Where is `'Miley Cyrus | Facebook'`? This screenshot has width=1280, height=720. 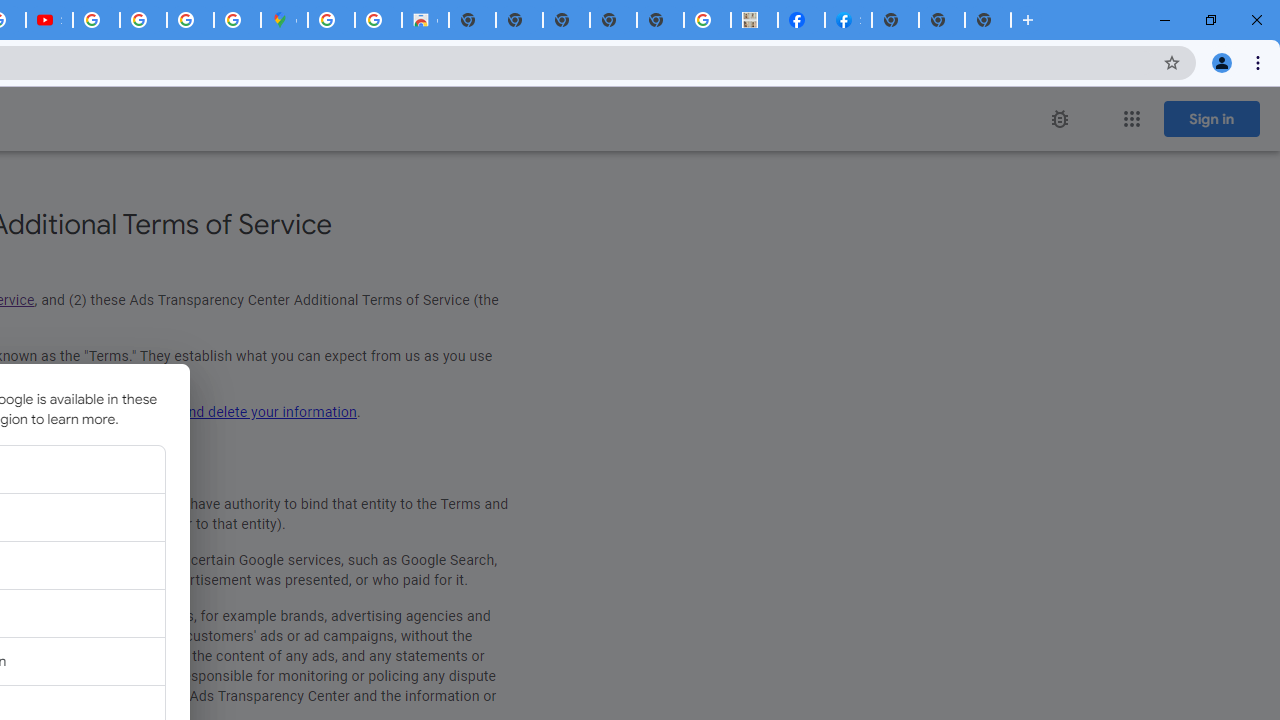
'Miley Cyrus | Facebook' is located at coordinates (801, 20).